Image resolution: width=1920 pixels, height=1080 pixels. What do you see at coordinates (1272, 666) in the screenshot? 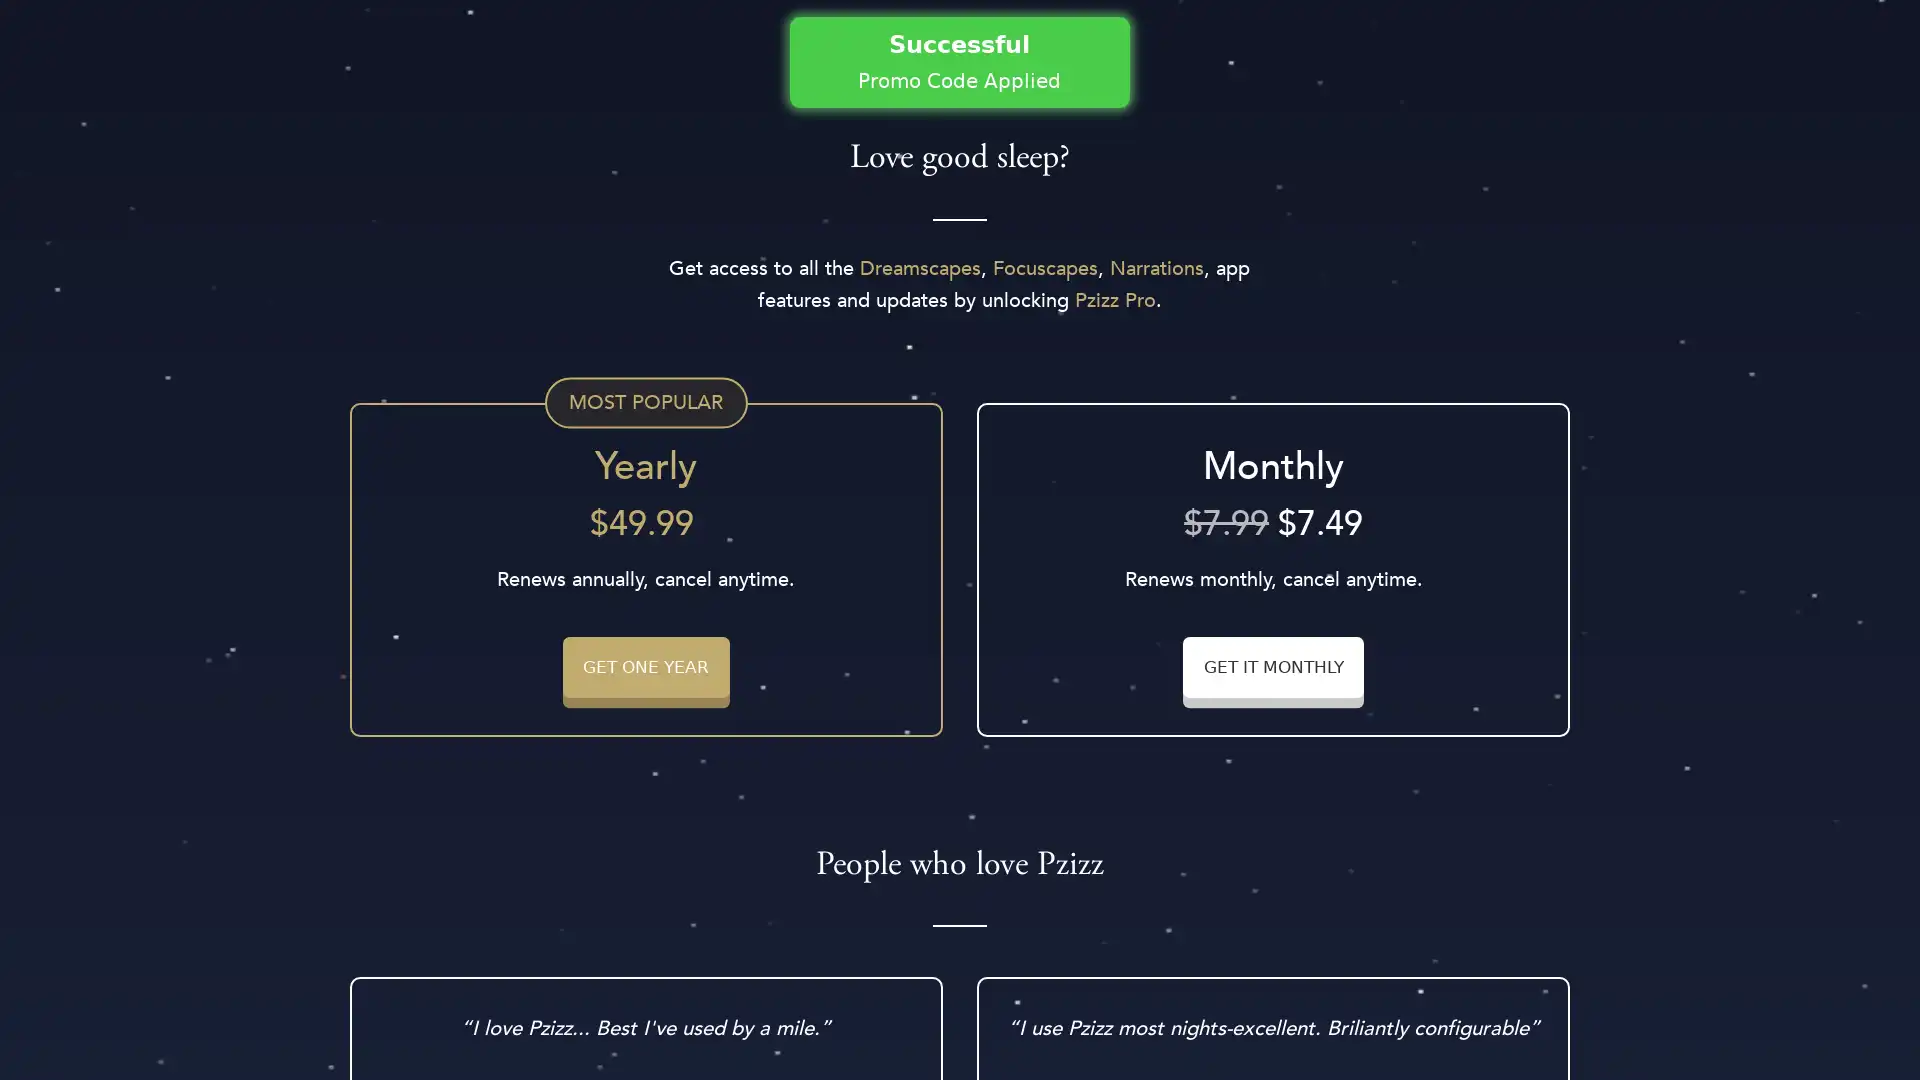
I see `GET IT MONTHLY` at bounding box center [1272, 666].